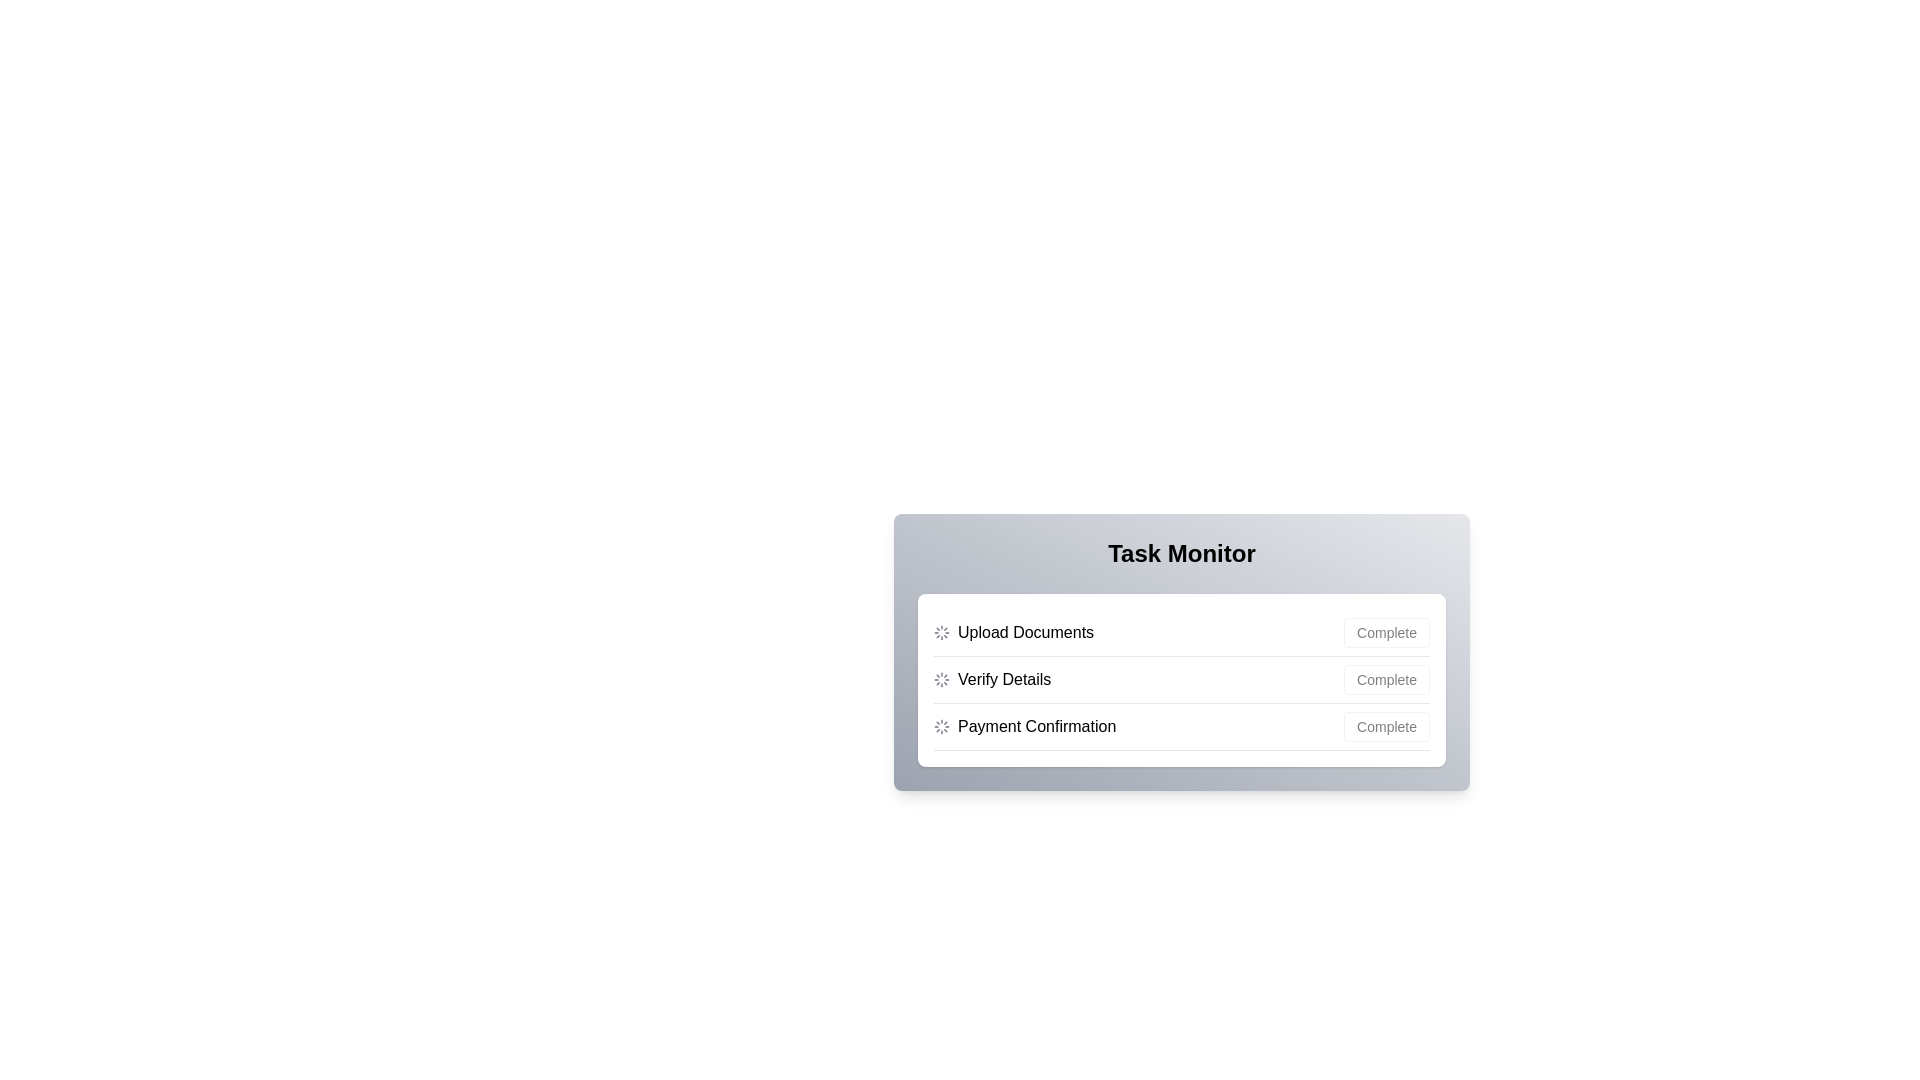 The image size is (1920, 1080). What do you see at coordinates (1013, 632) in the screenshot?
I see `the label that indicates a task in progress related to uploading documents, located under 'Task Monitor' and to the left of the 'Complete' button` at bounding box center [1013, 632].